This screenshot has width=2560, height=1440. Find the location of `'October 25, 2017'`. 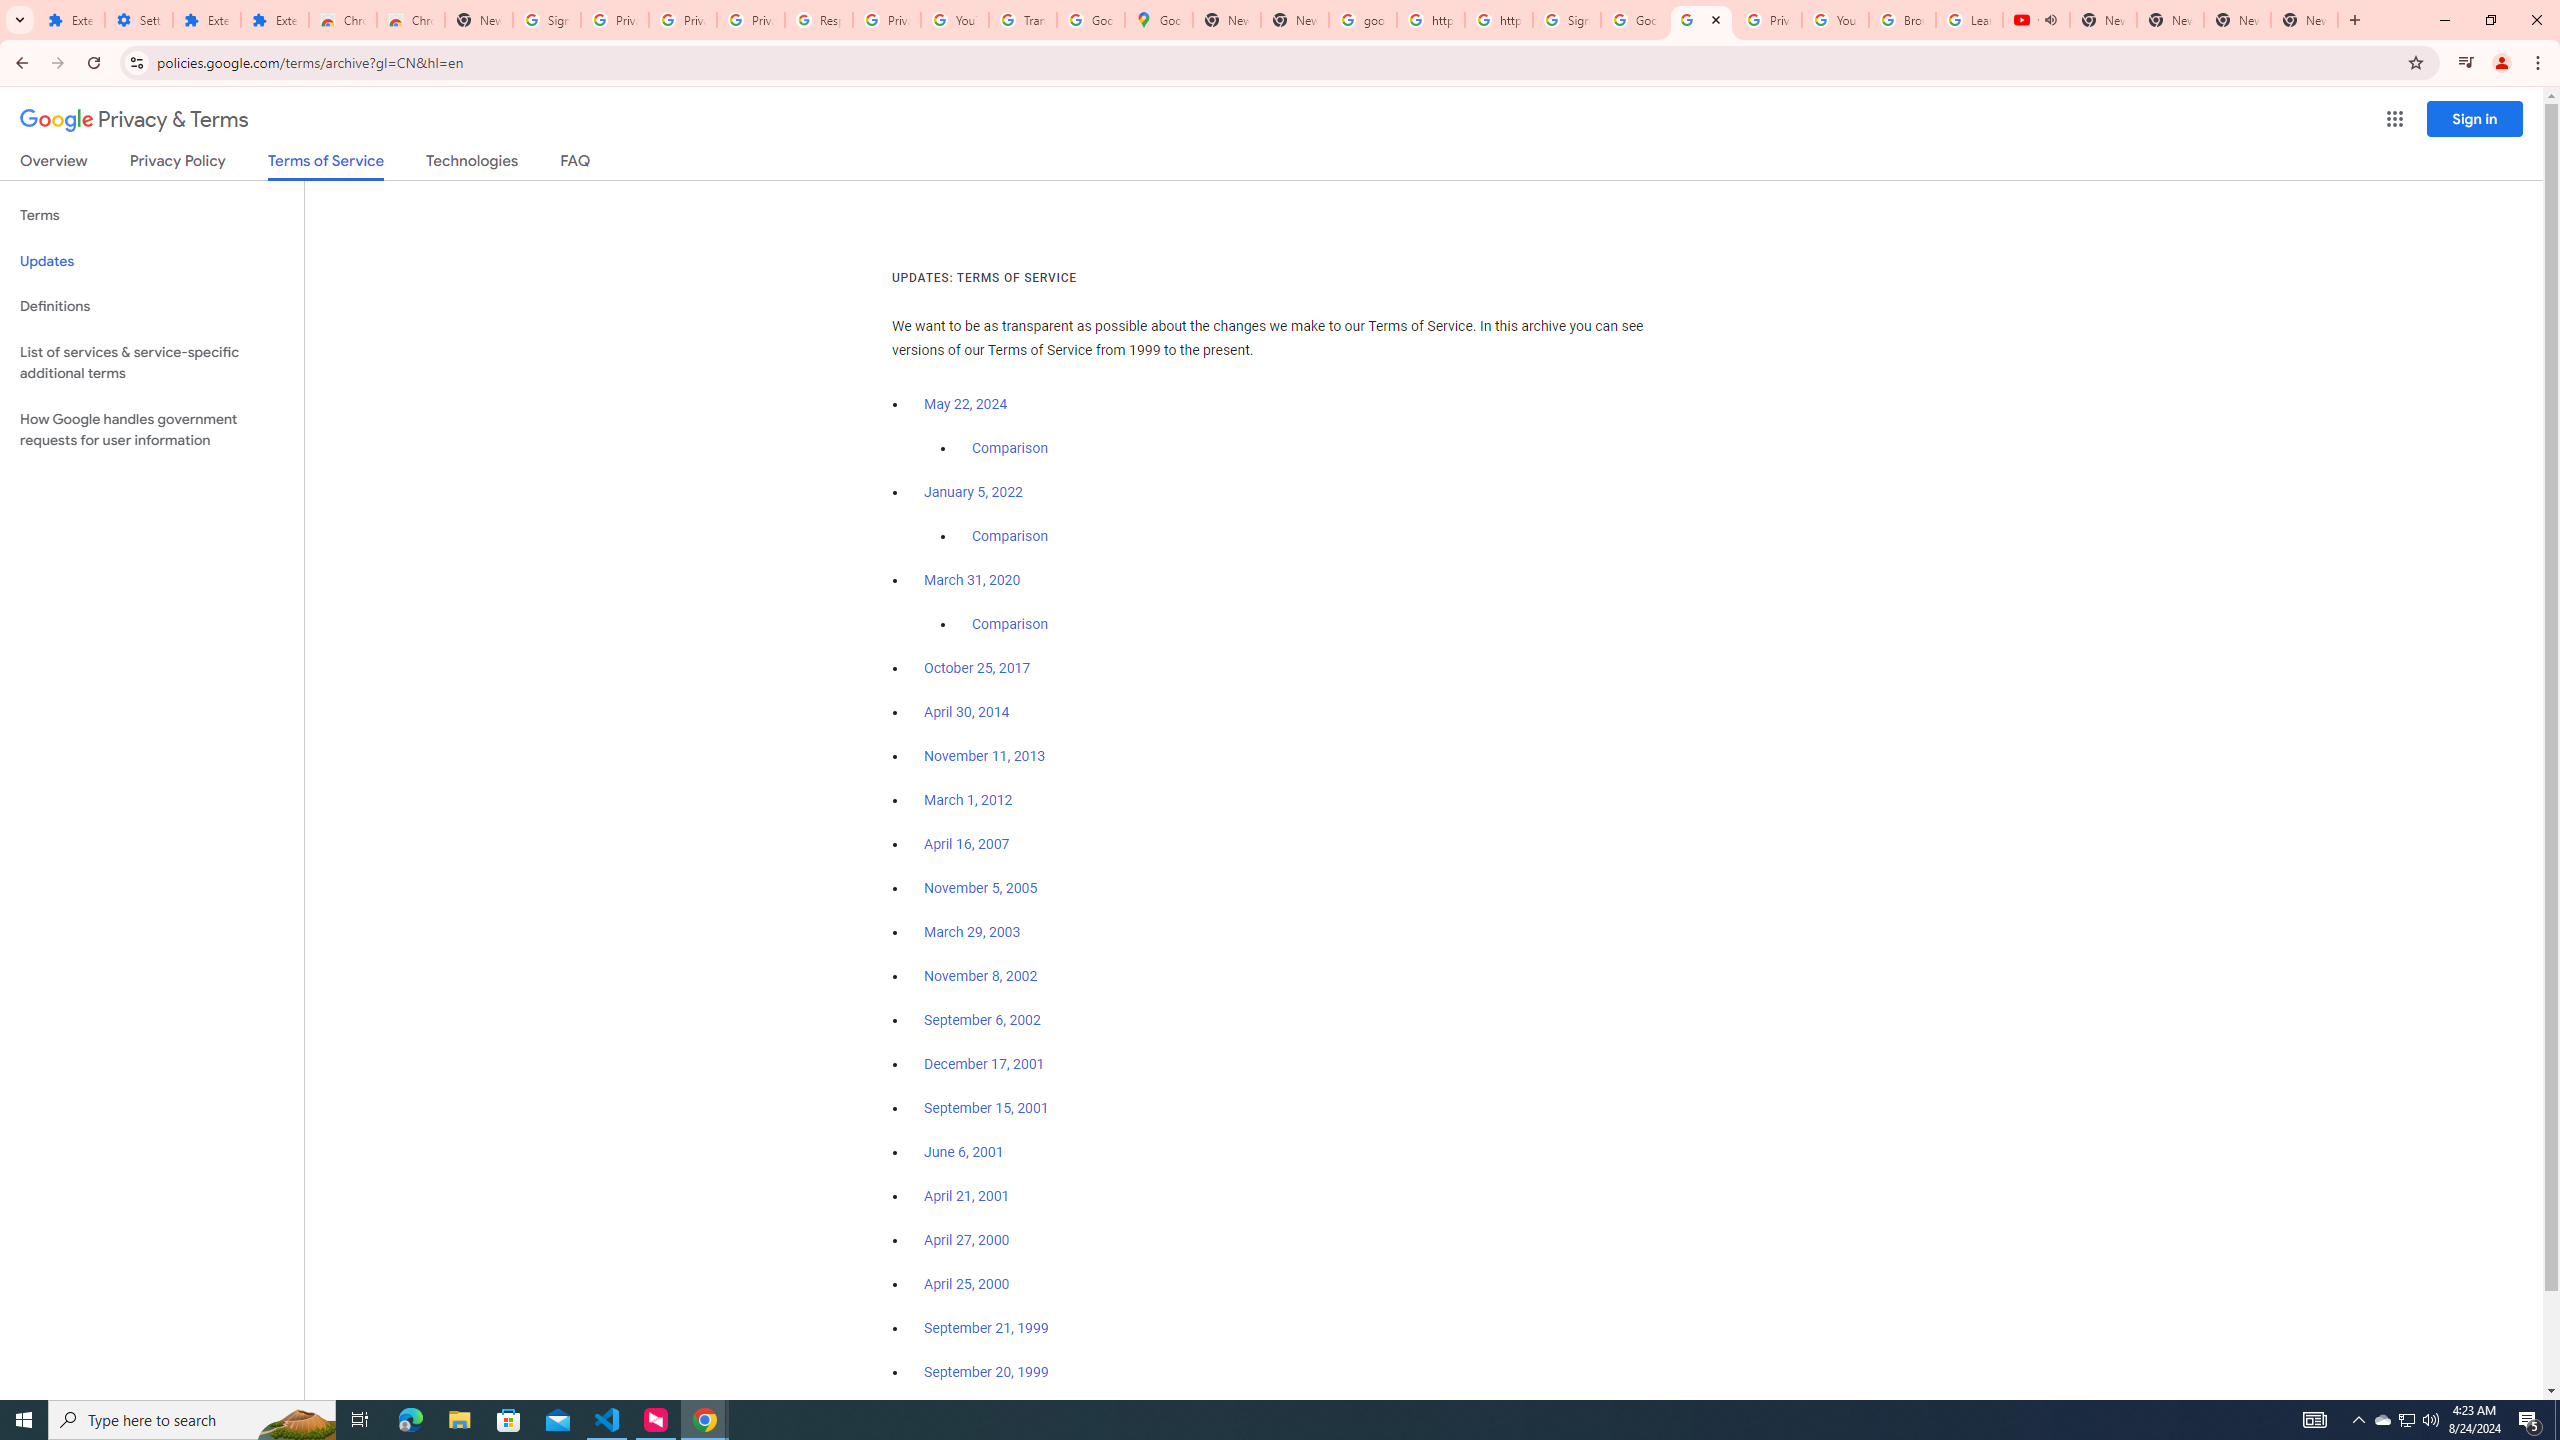

'October 25, 2017' is located at coordinates (977, 667).